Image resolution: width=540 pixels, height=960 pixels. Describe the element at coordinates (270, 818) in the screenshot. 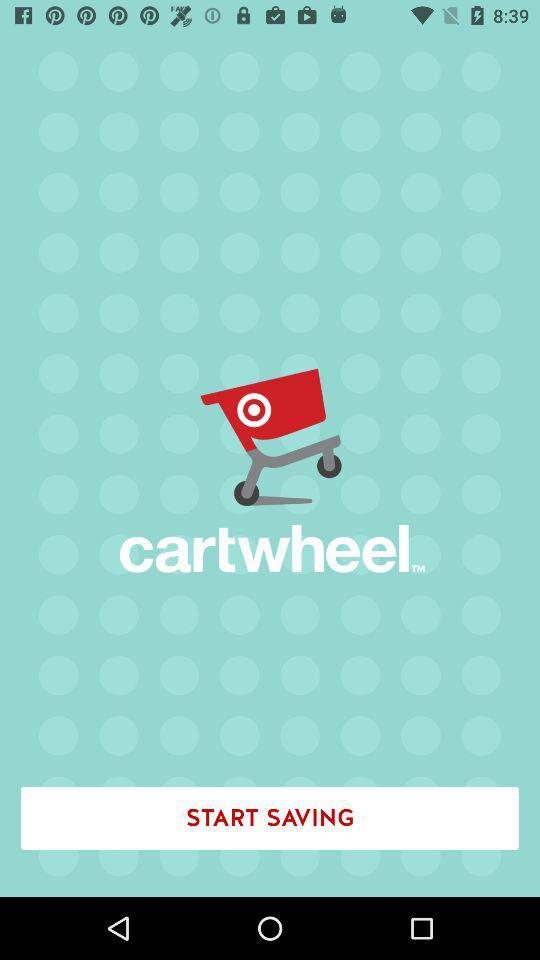

I see `the start saving icon` at that location.